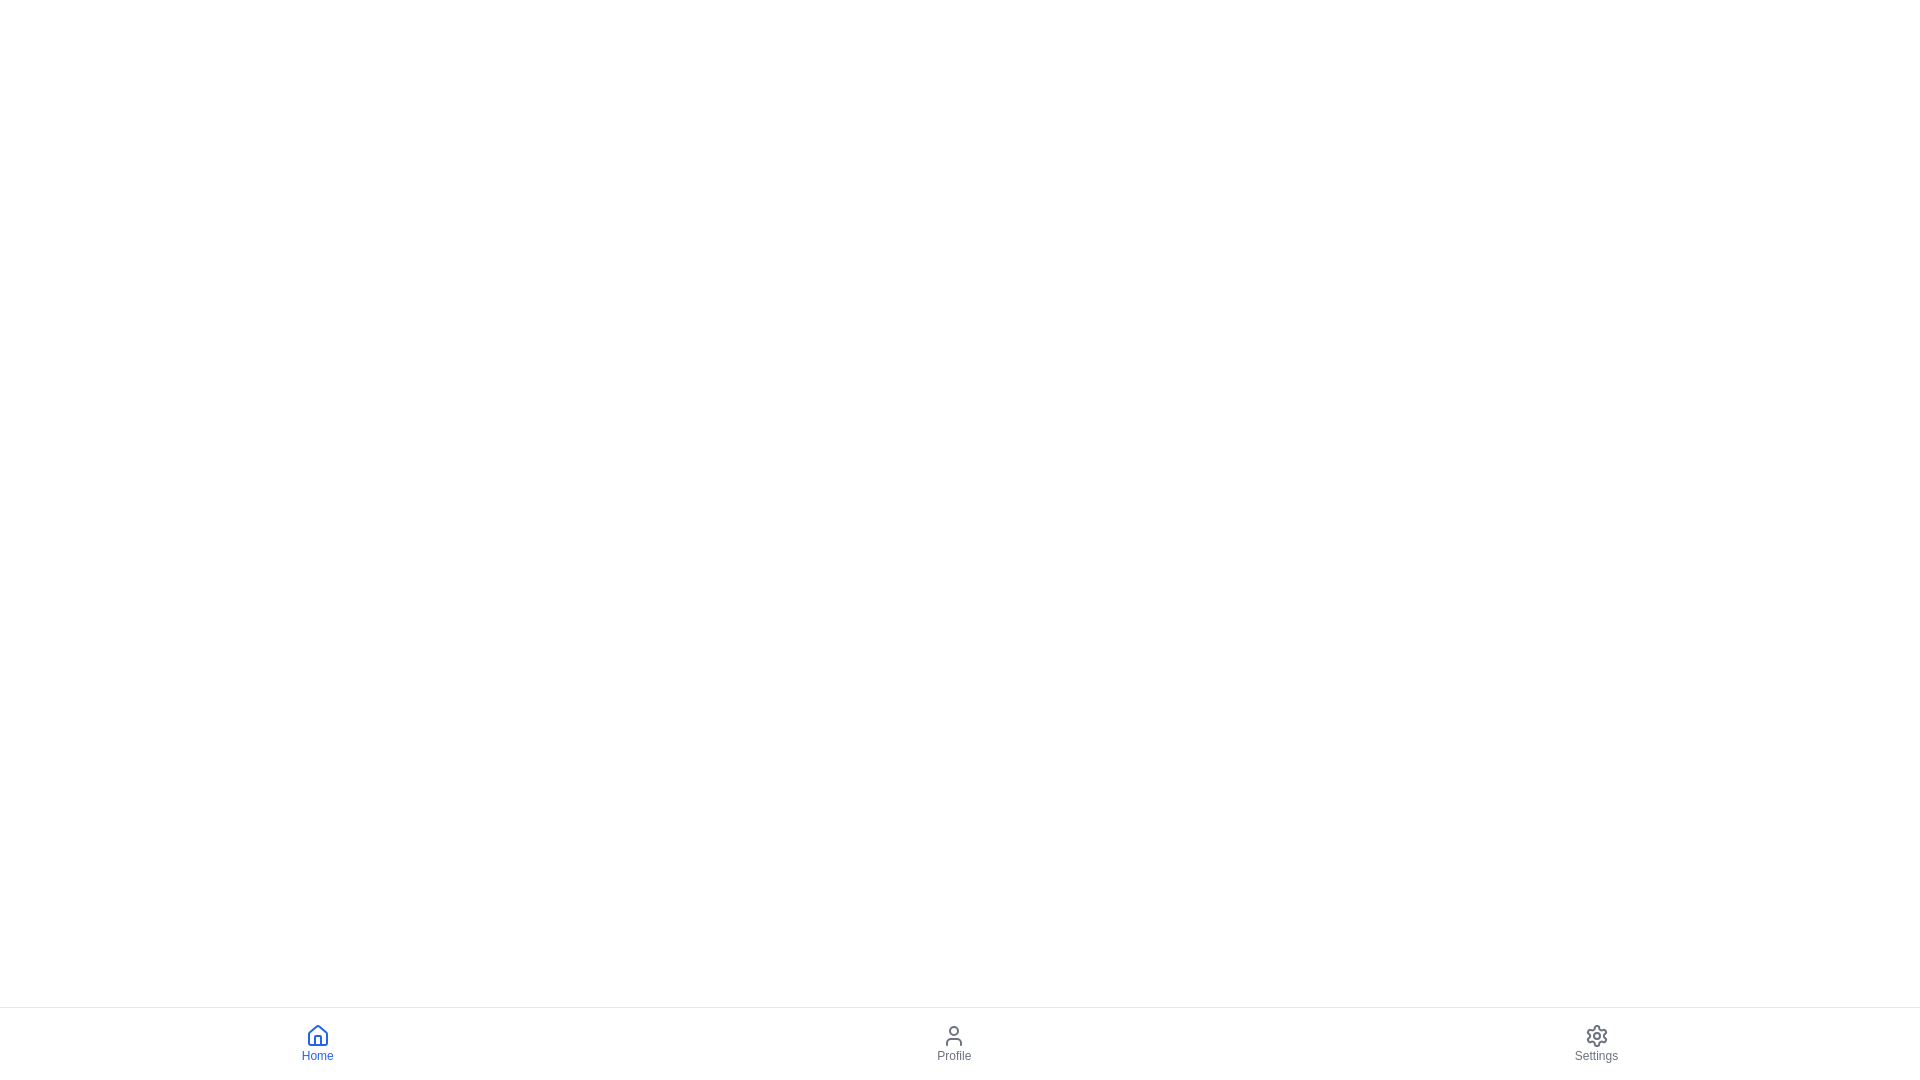  Describe the element at coordinates (953, 1035) in the screenshot. I see `the 'Profile' icon in the bottom navigation bar` at that location.